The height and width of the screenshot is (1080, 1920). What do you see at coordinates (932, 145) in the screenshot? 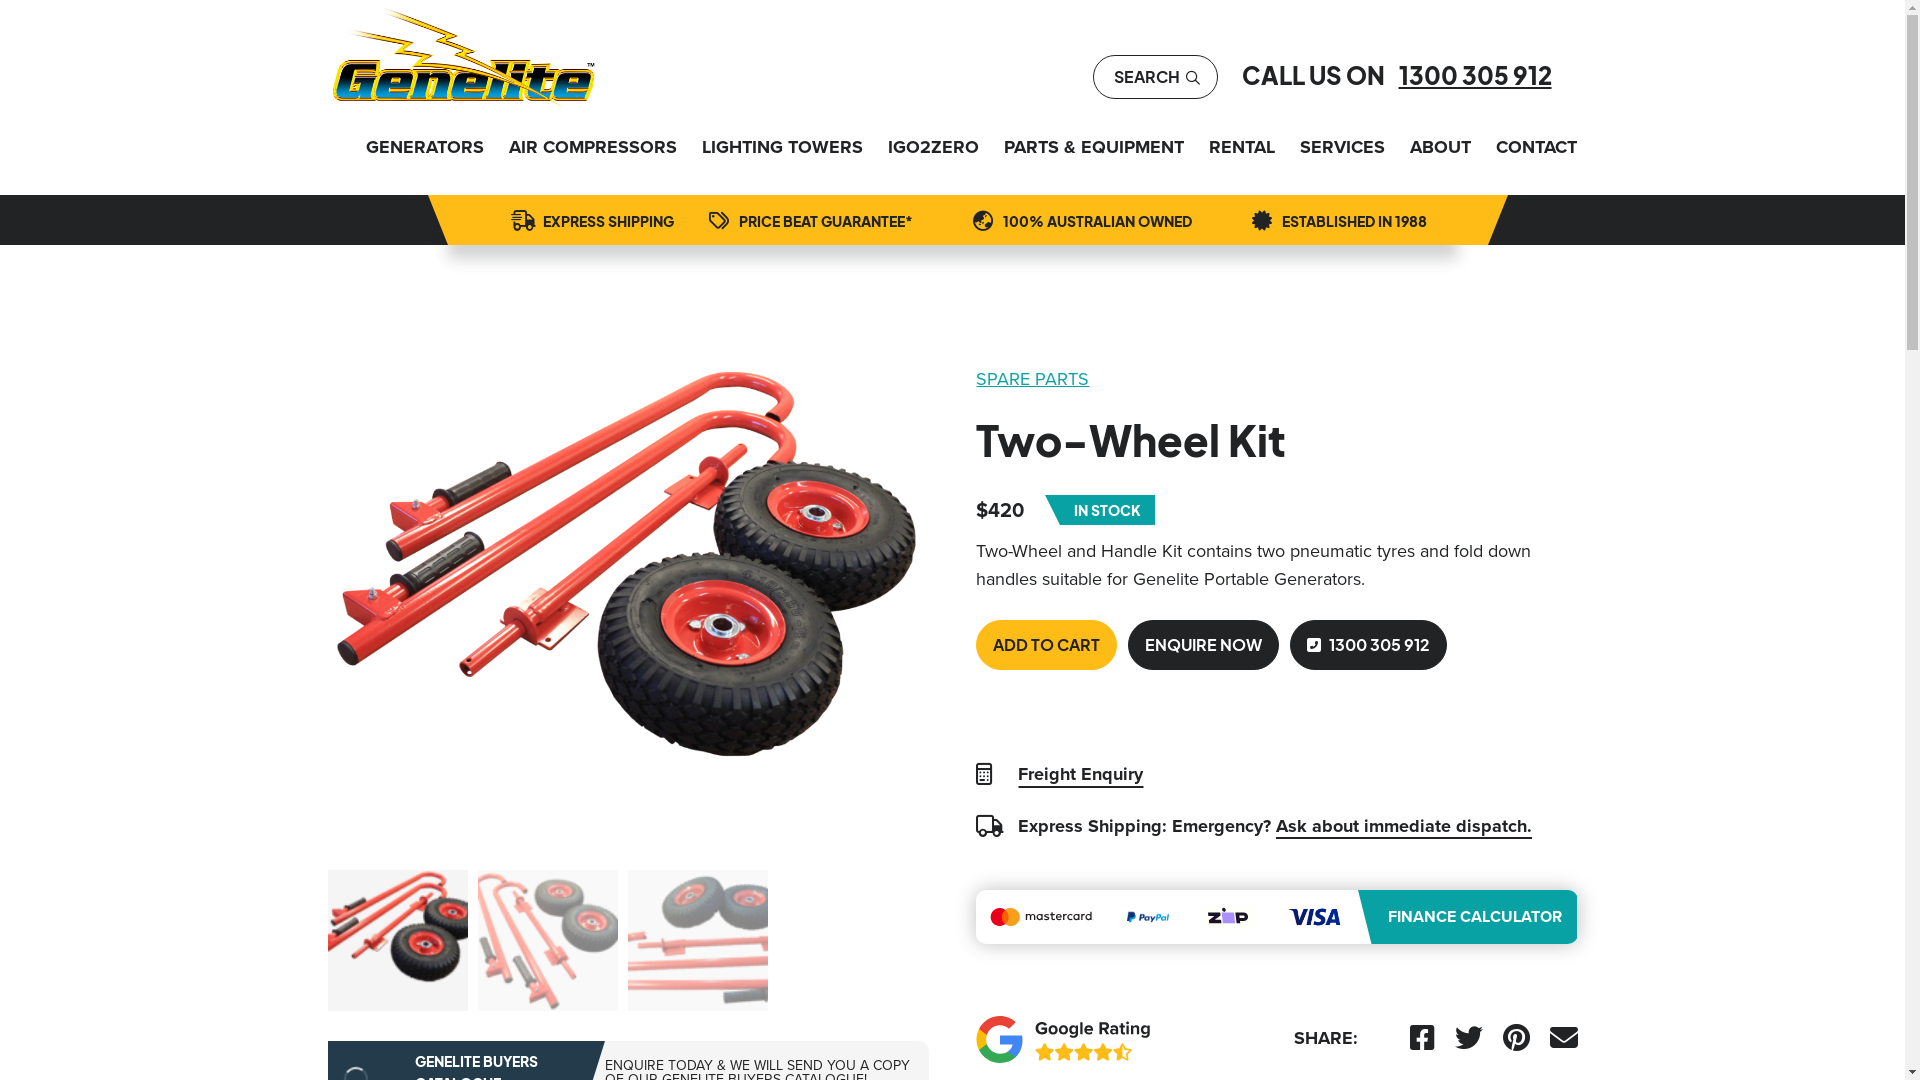
I see `'IGO2ZERO'` at bounding box center [932, 145].